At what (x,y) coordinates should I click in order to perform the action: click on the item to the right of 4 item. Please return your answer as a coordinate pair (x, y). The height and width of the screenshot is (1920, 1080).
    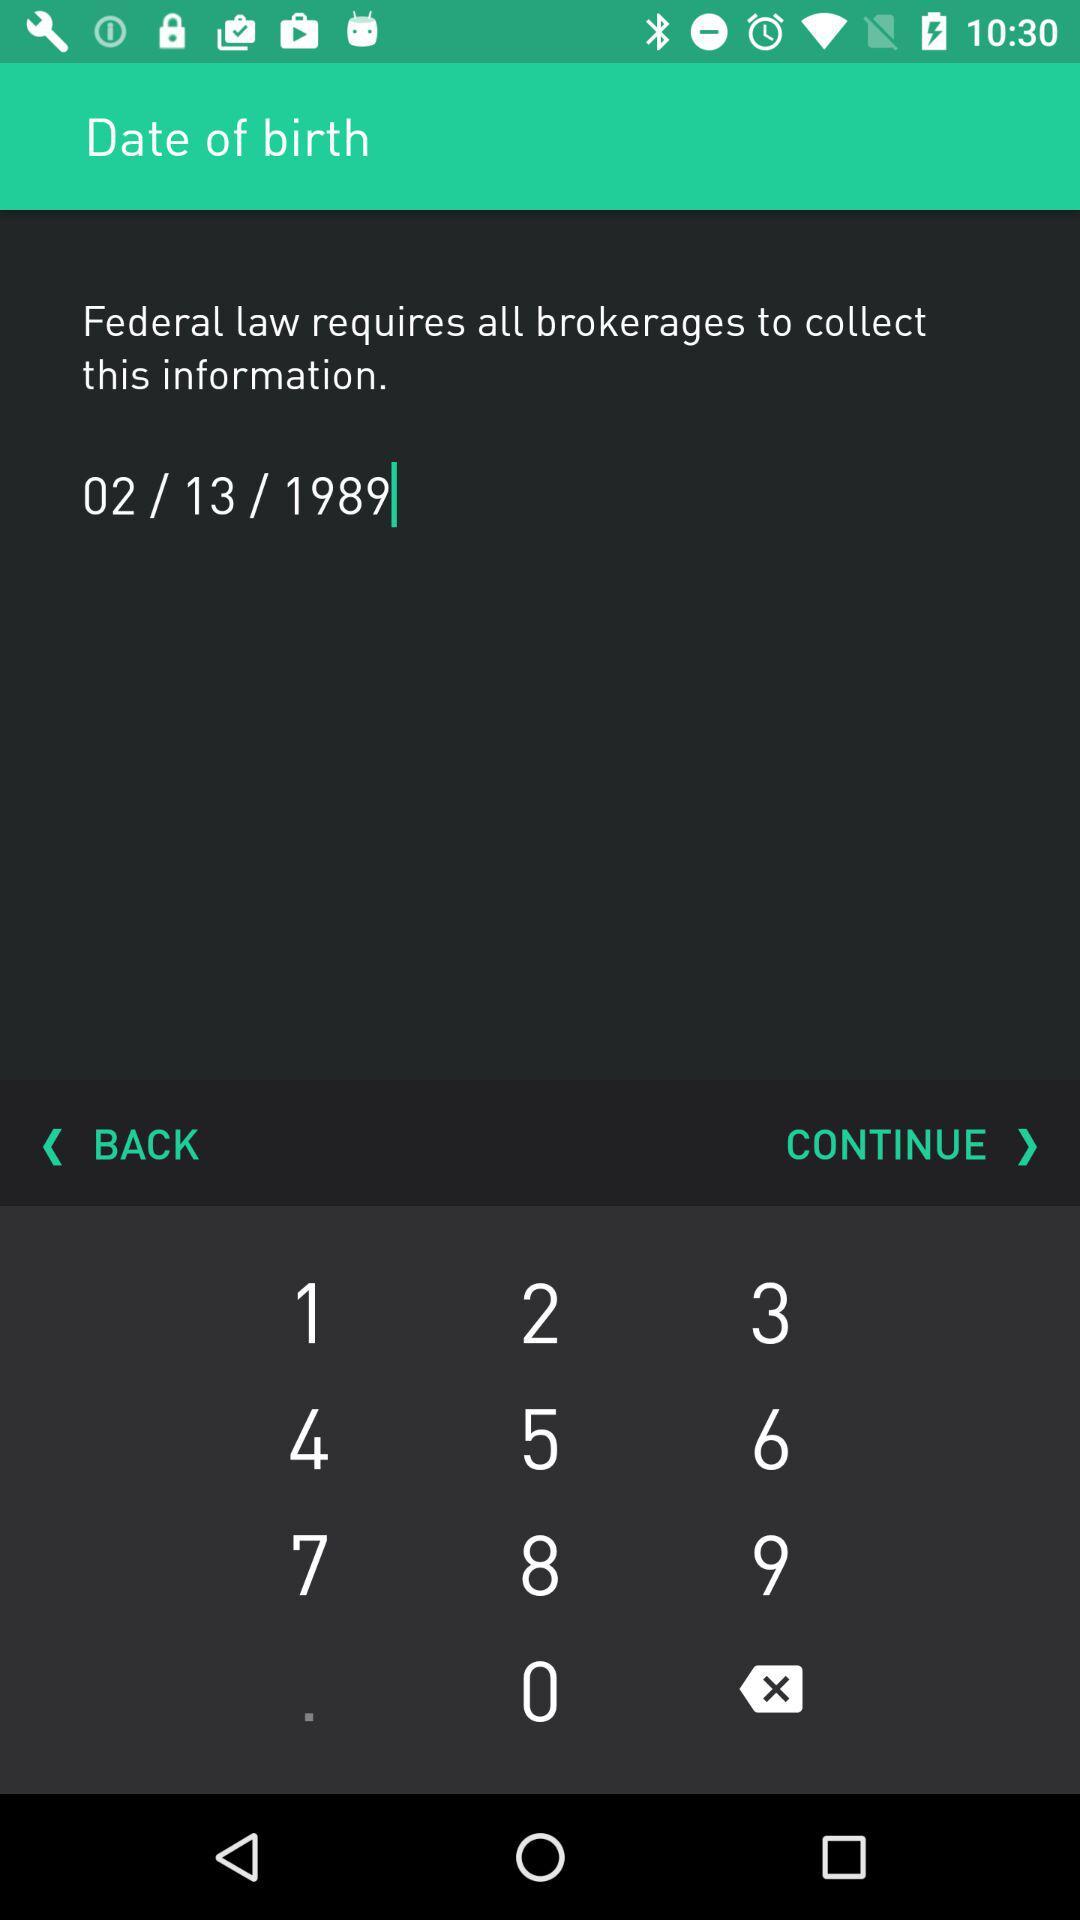
    Looking at the image, I should click on (540, 1562).